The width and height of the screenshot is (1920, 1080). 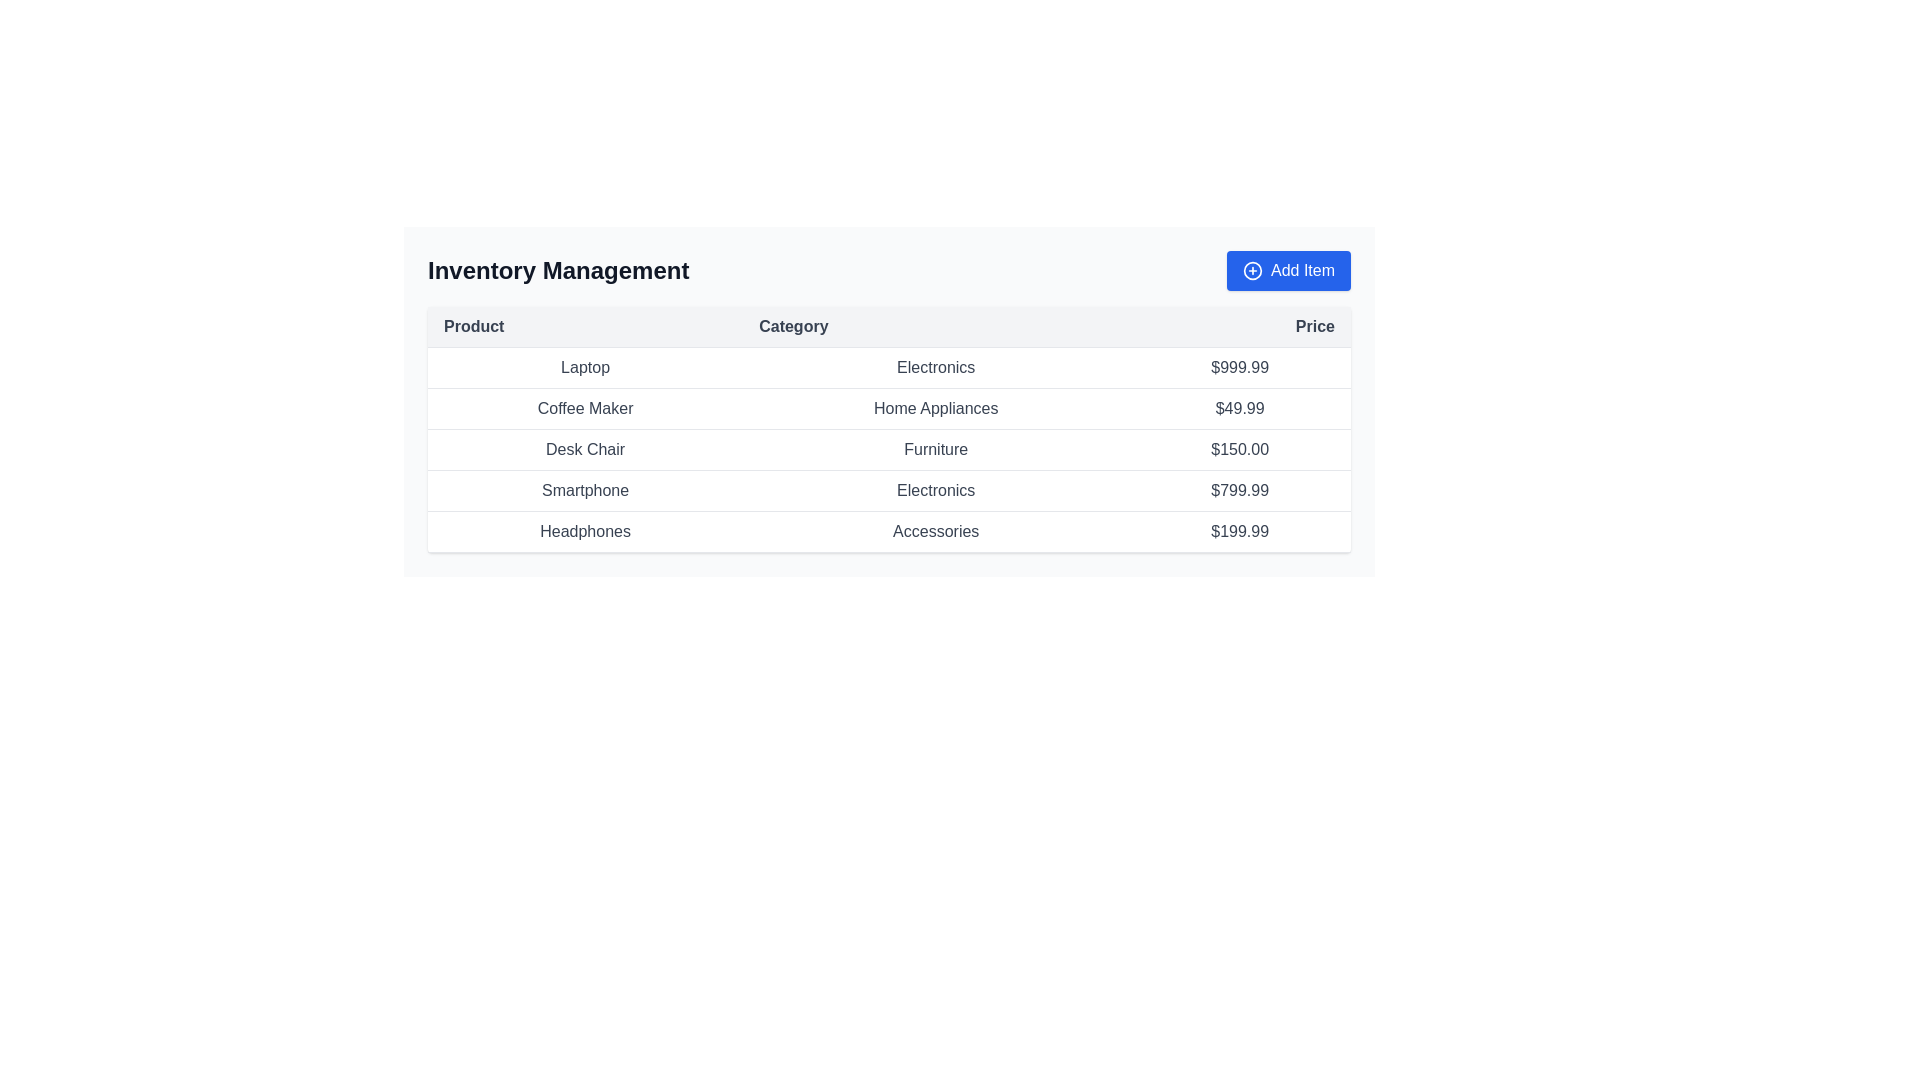 I want to click on the 'Headphones' text label located in the 'Product' column of the fifth row in the table, so click(x=584, y=531).